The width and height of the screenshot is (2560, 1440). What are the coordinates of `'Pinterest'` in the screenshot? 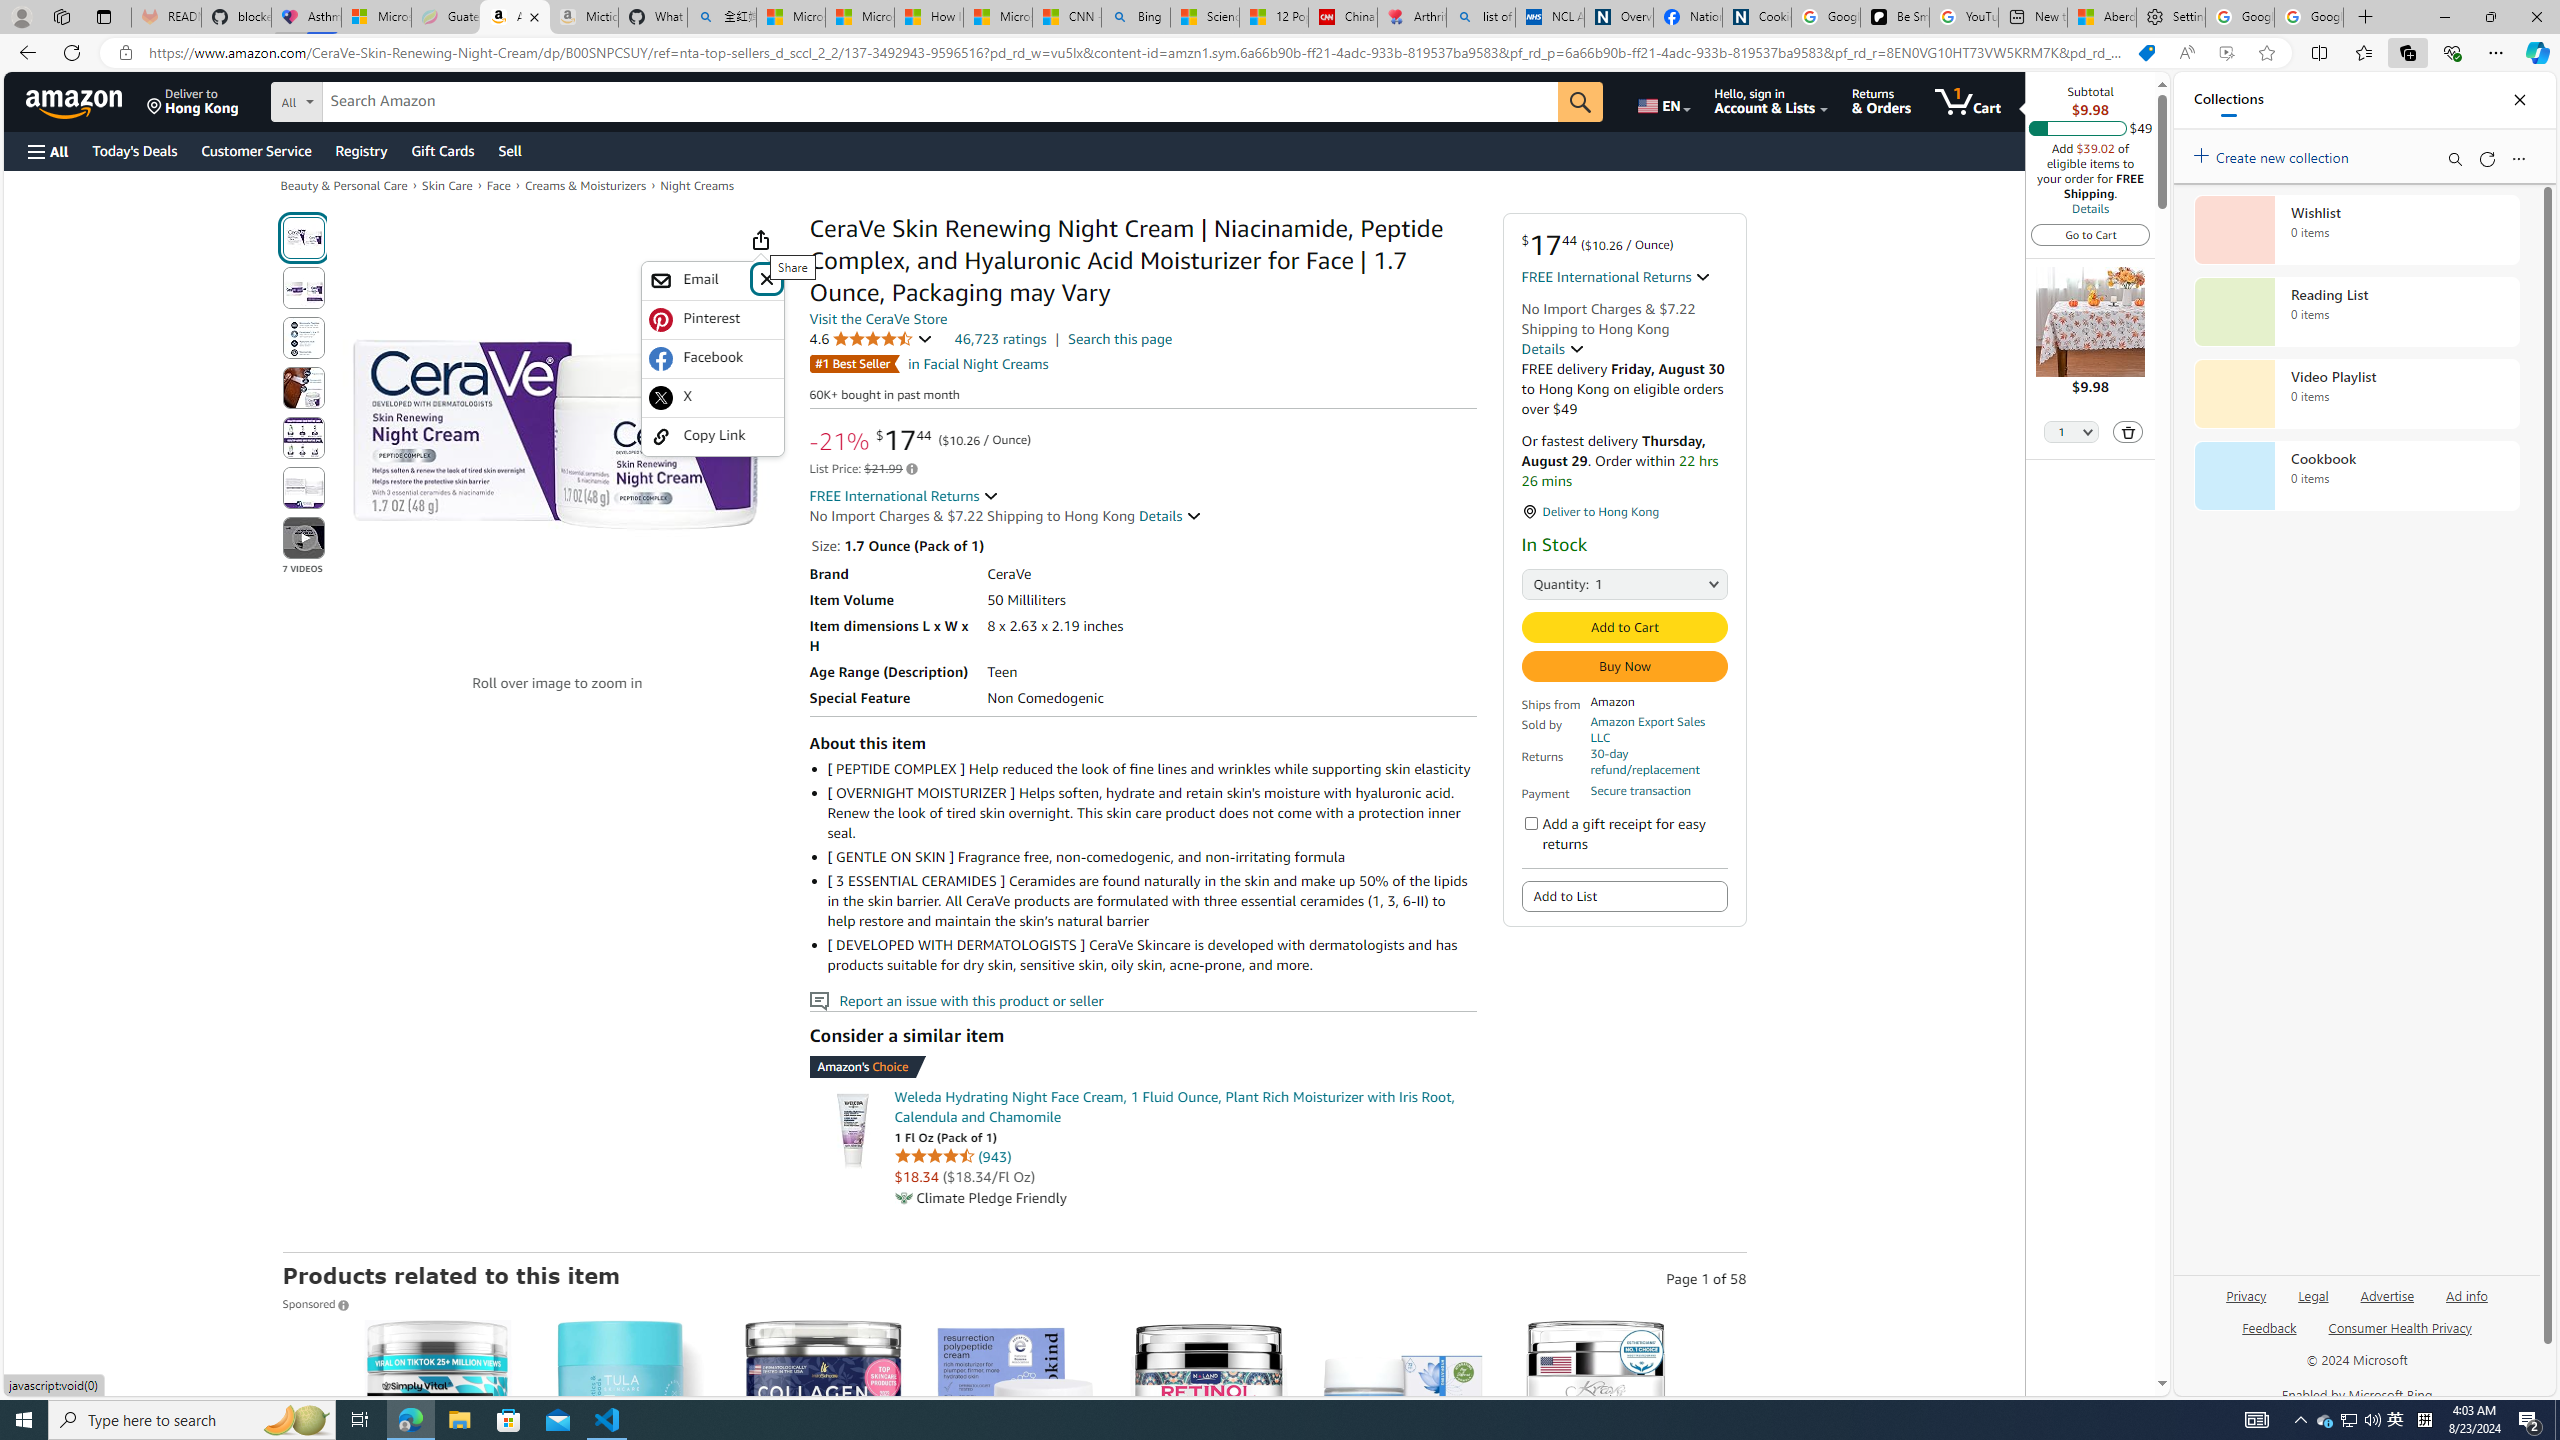 It's located at (710, 318).